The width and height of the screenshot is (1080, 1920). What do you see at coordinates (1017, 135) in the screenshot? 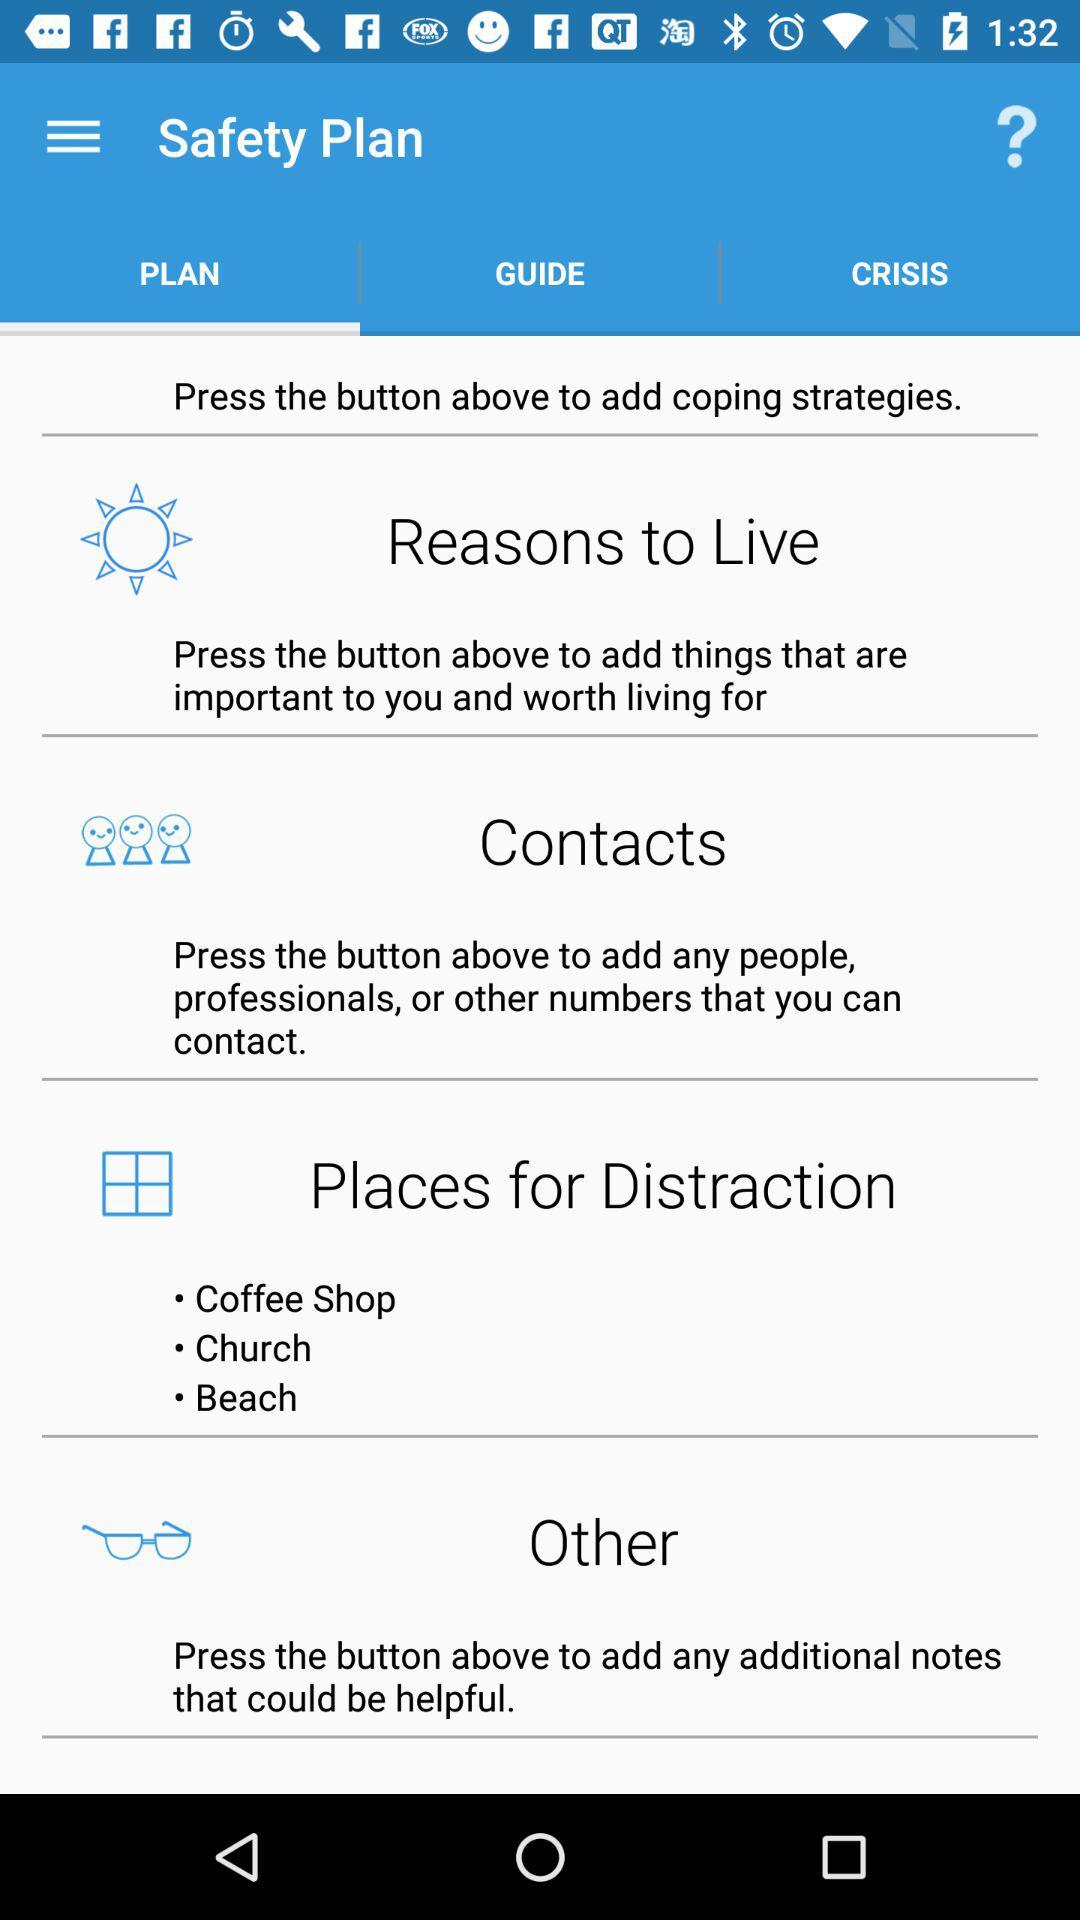
I see `app next to the guide` at bounding box center [1017, 135].